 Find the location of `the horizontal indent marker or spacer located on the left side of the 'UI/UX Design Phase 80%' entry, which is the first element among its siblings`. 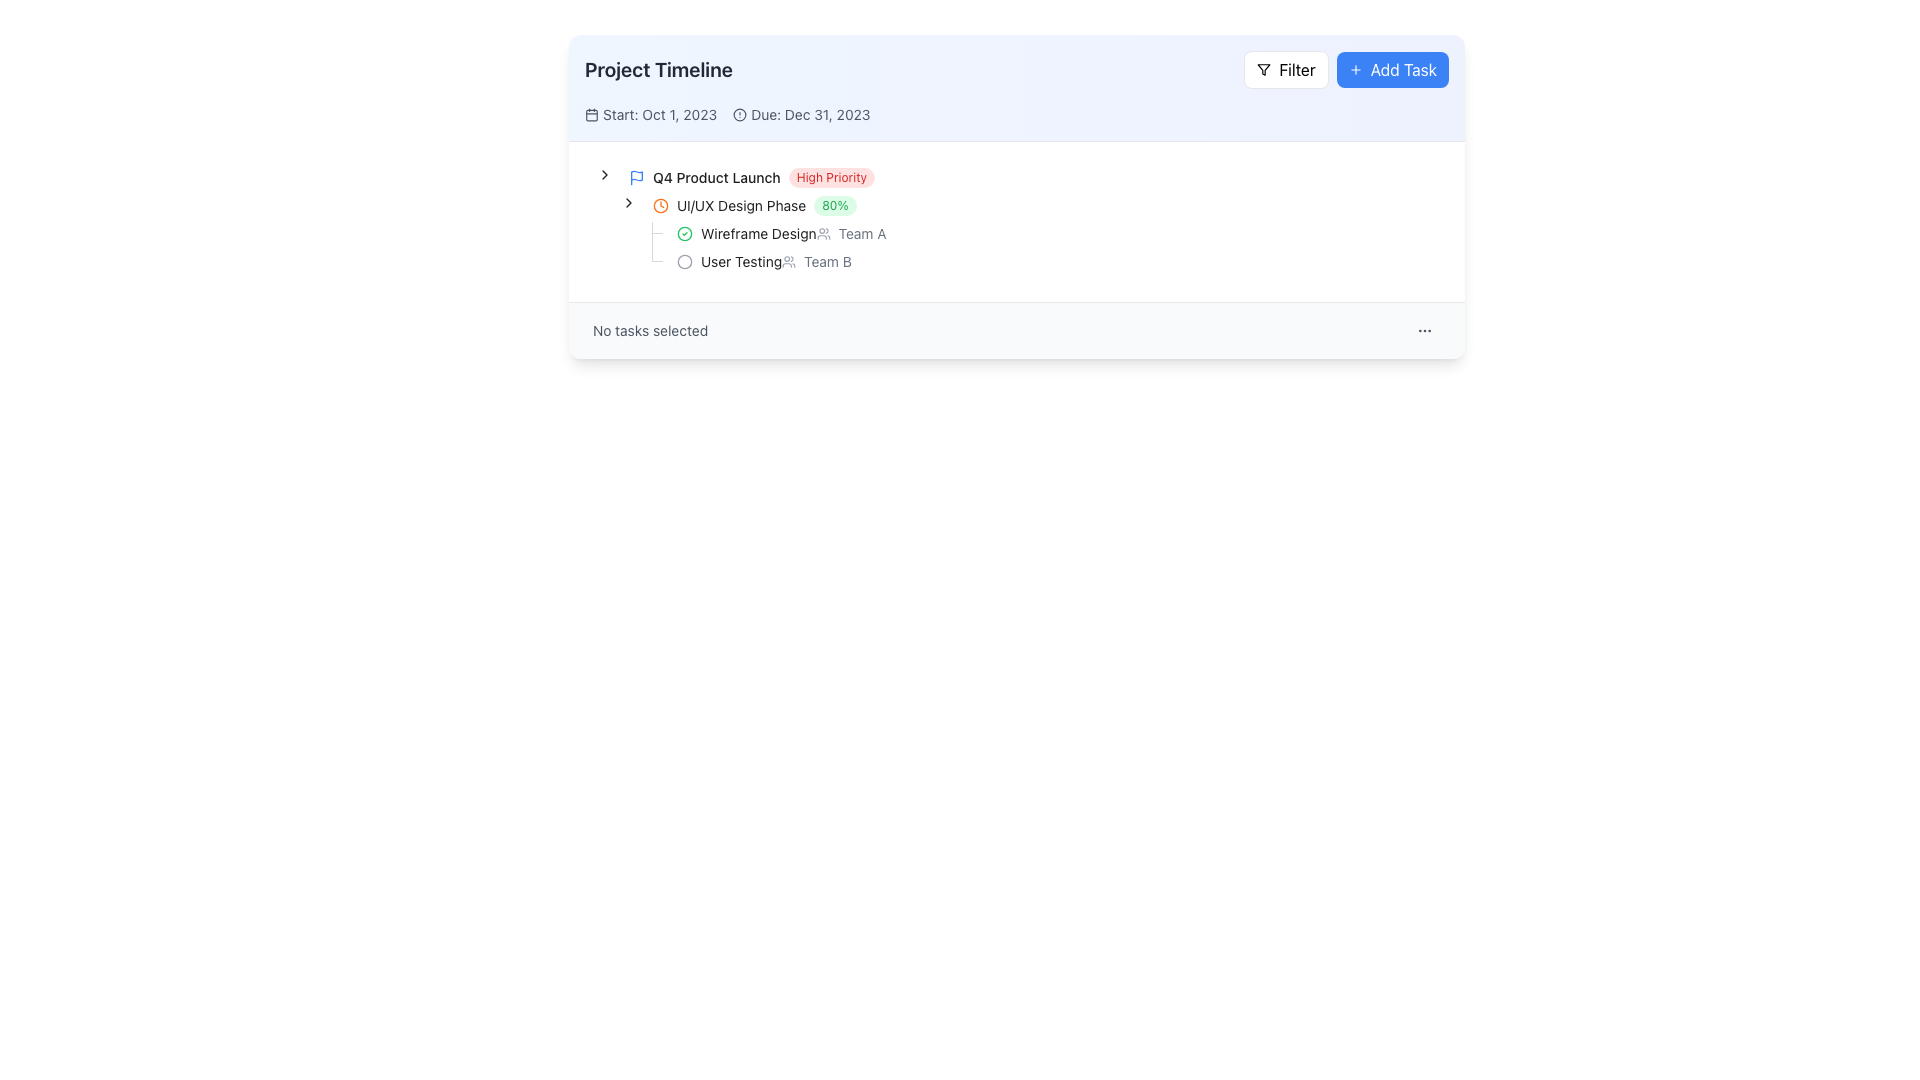

the horizontal indent marker or spacer located on the left side of the 'UI/UX Design Phase 80%' entry, which is the first element among its siblings is located at coordinates (603, 205).